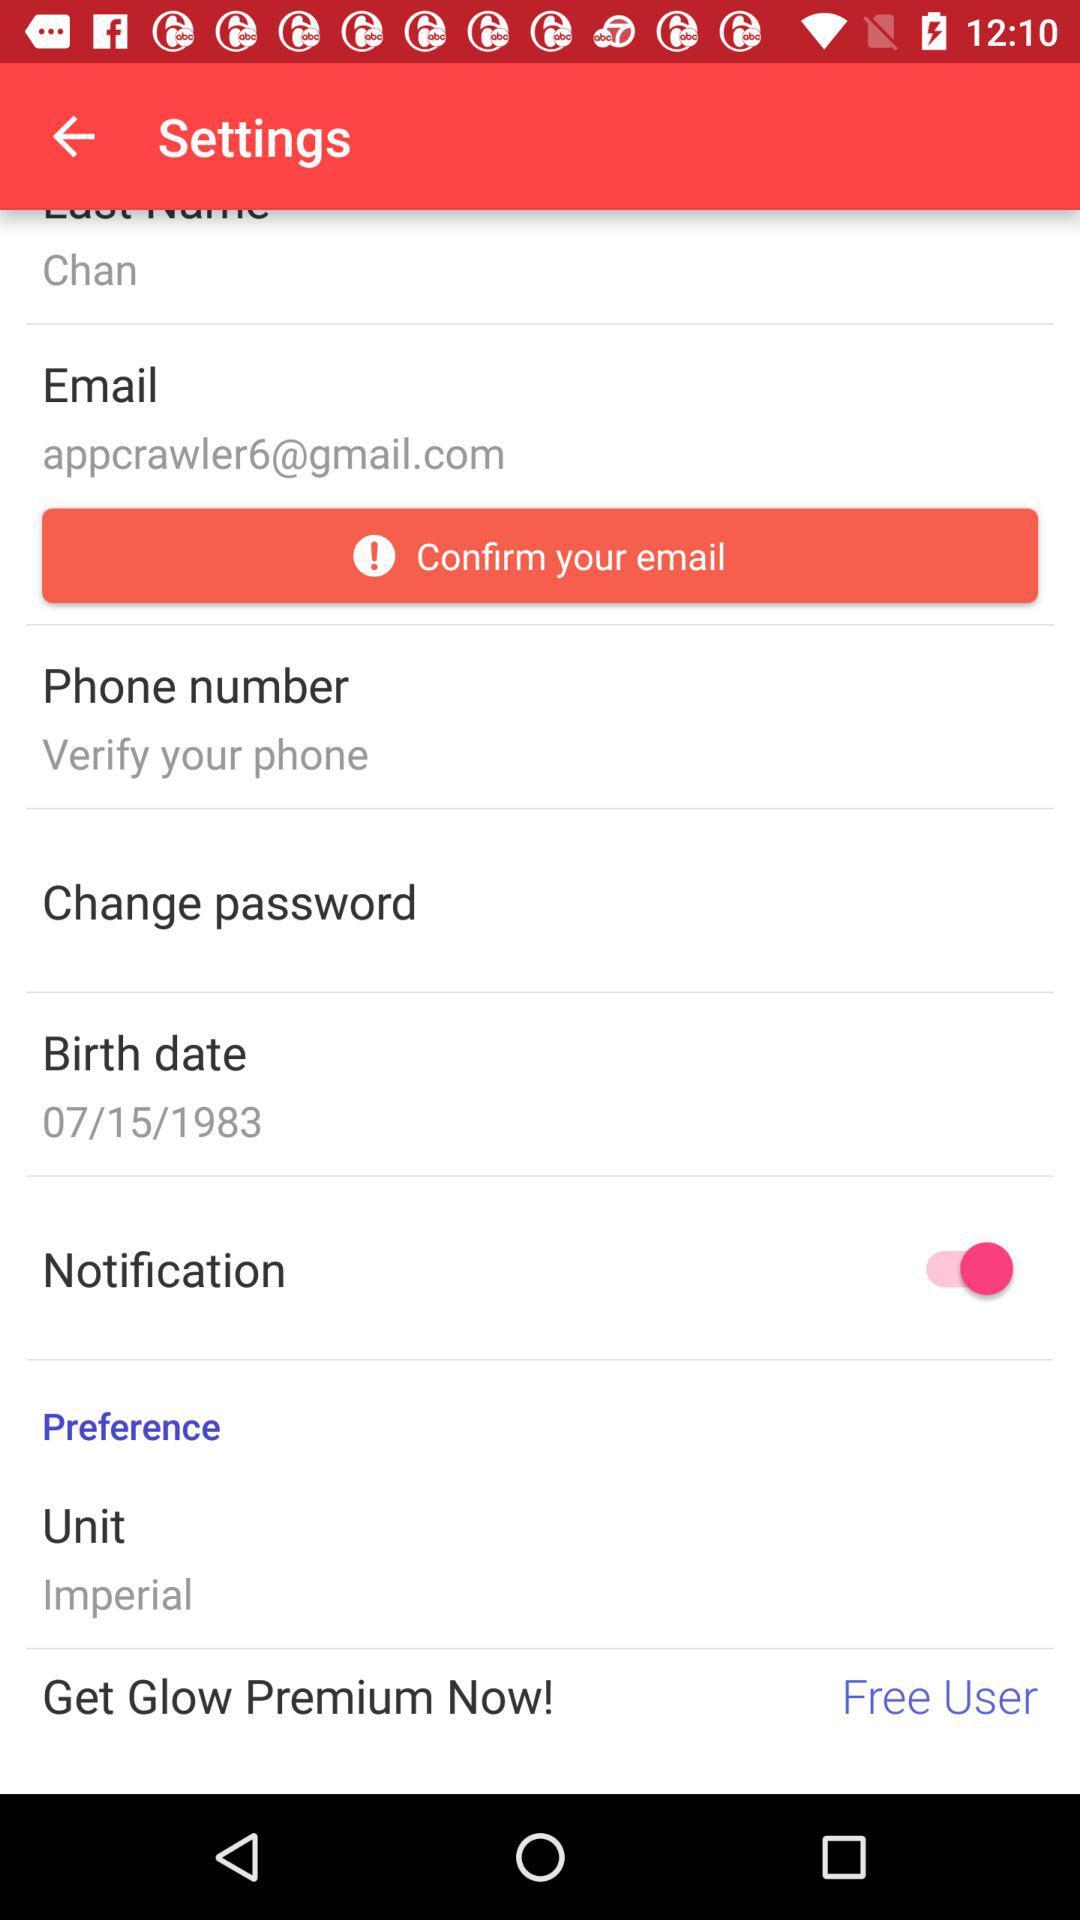 The image size is (1080, 1920). I want to click on icon to the right of notification item, so click(959, 1267).